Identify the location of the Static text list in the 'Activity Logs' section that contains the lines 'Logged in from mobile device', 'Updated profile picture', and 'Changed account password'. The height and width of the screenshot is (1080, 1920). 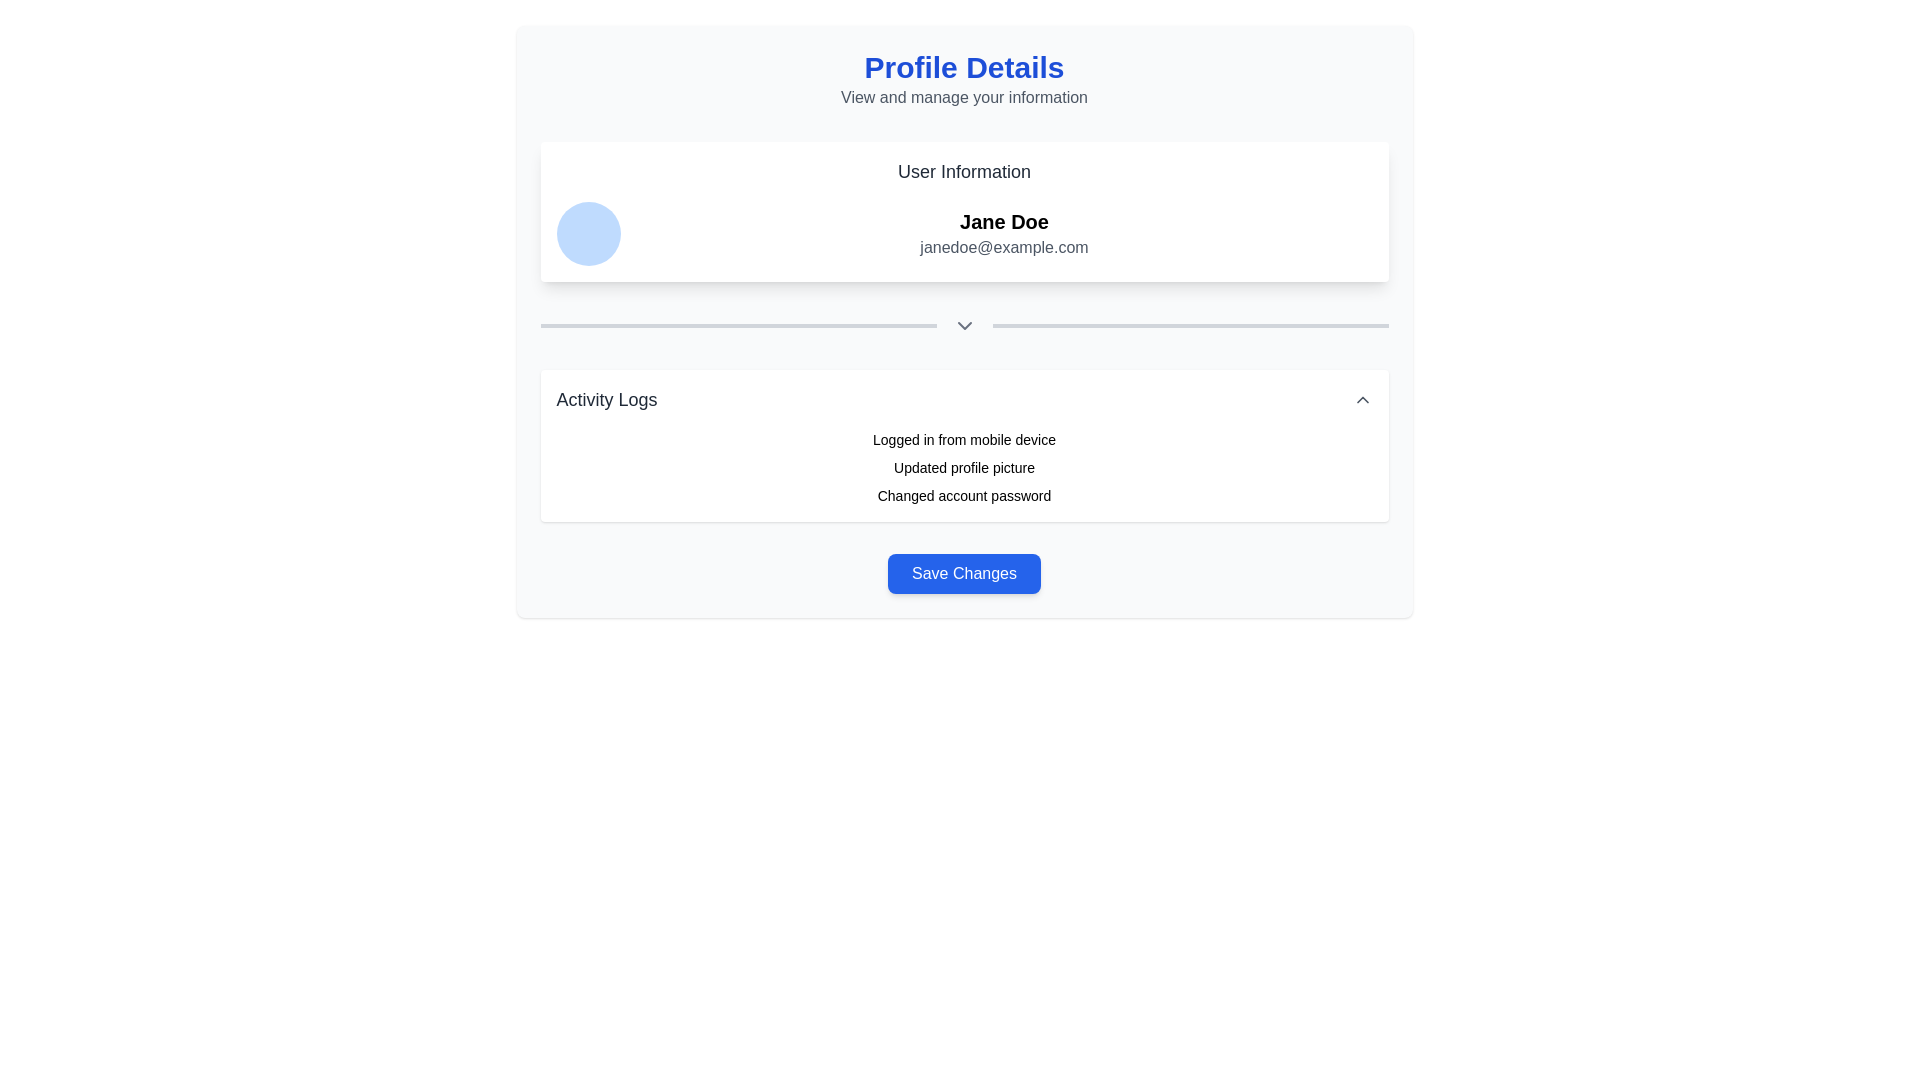
(964, 467).